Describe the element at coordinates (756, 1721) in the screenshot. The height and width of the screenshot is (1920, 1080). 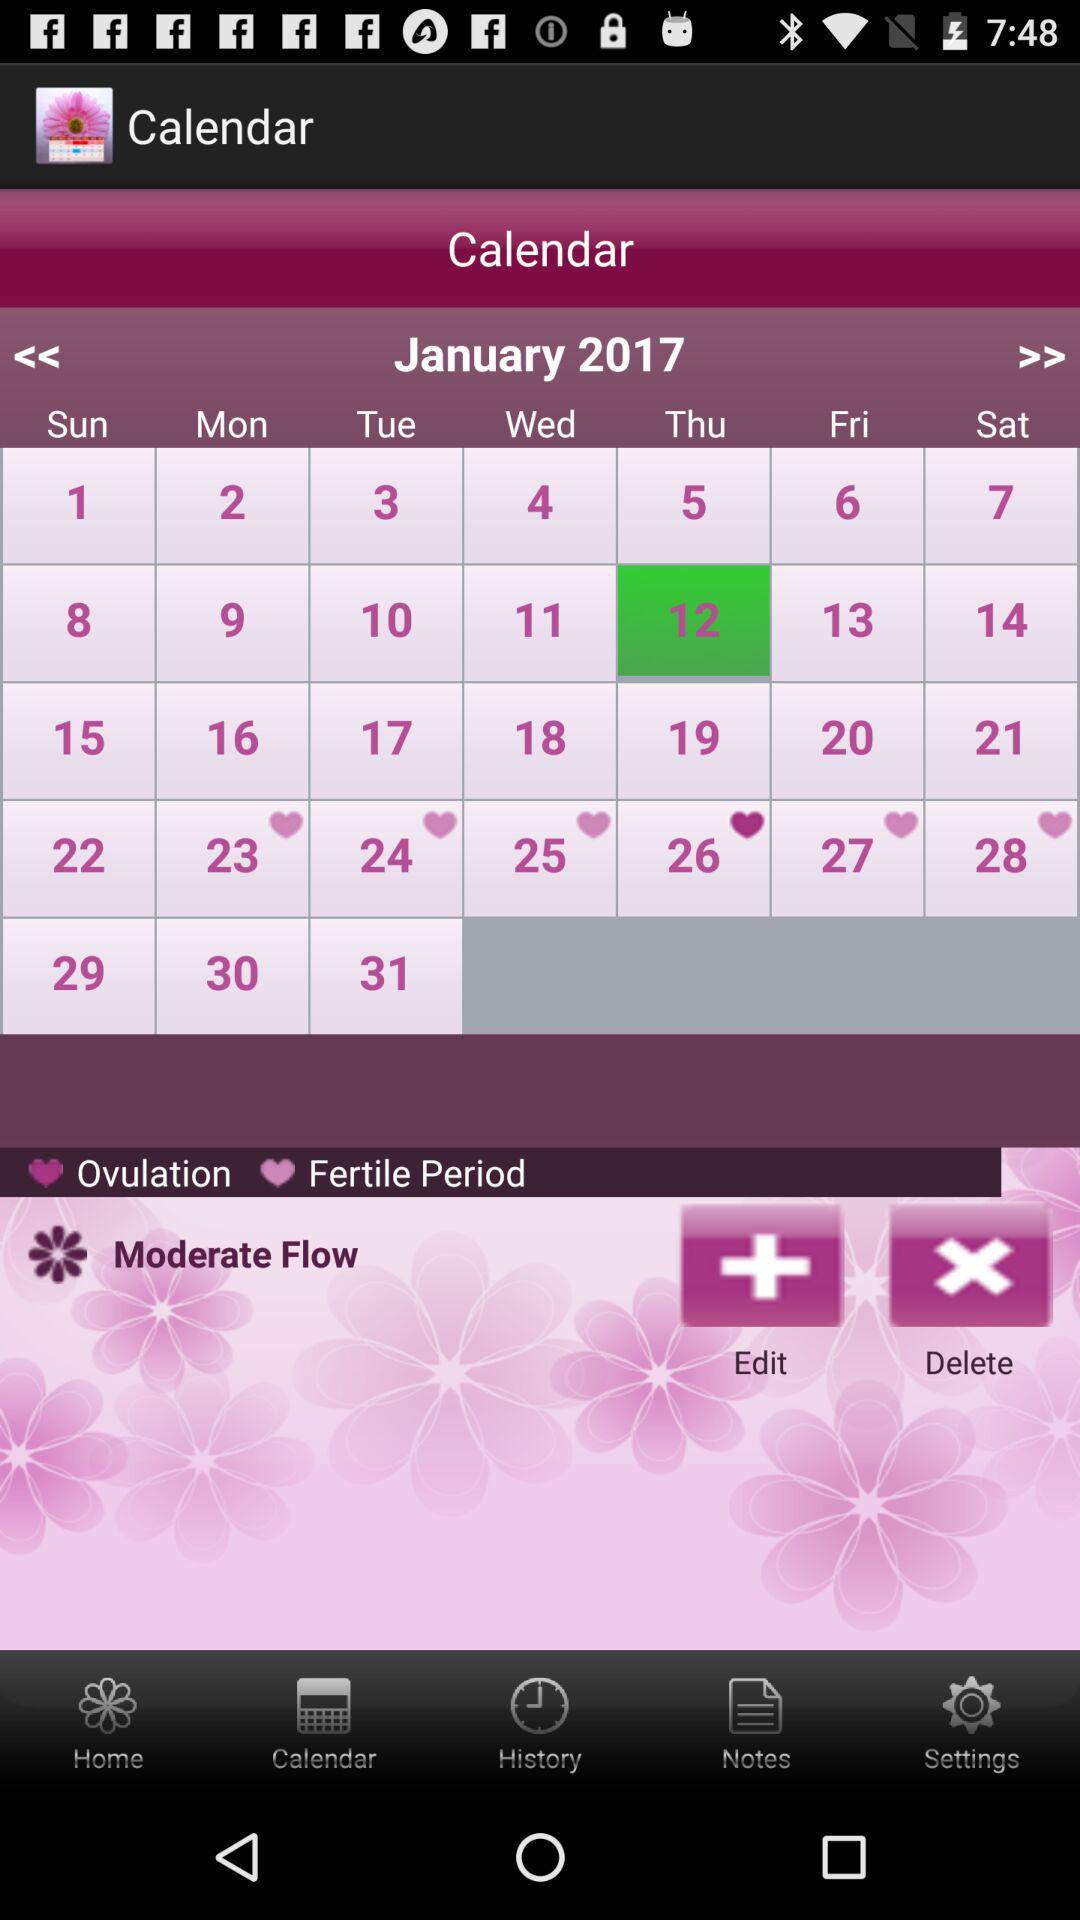
I see `notebad box` at that location.